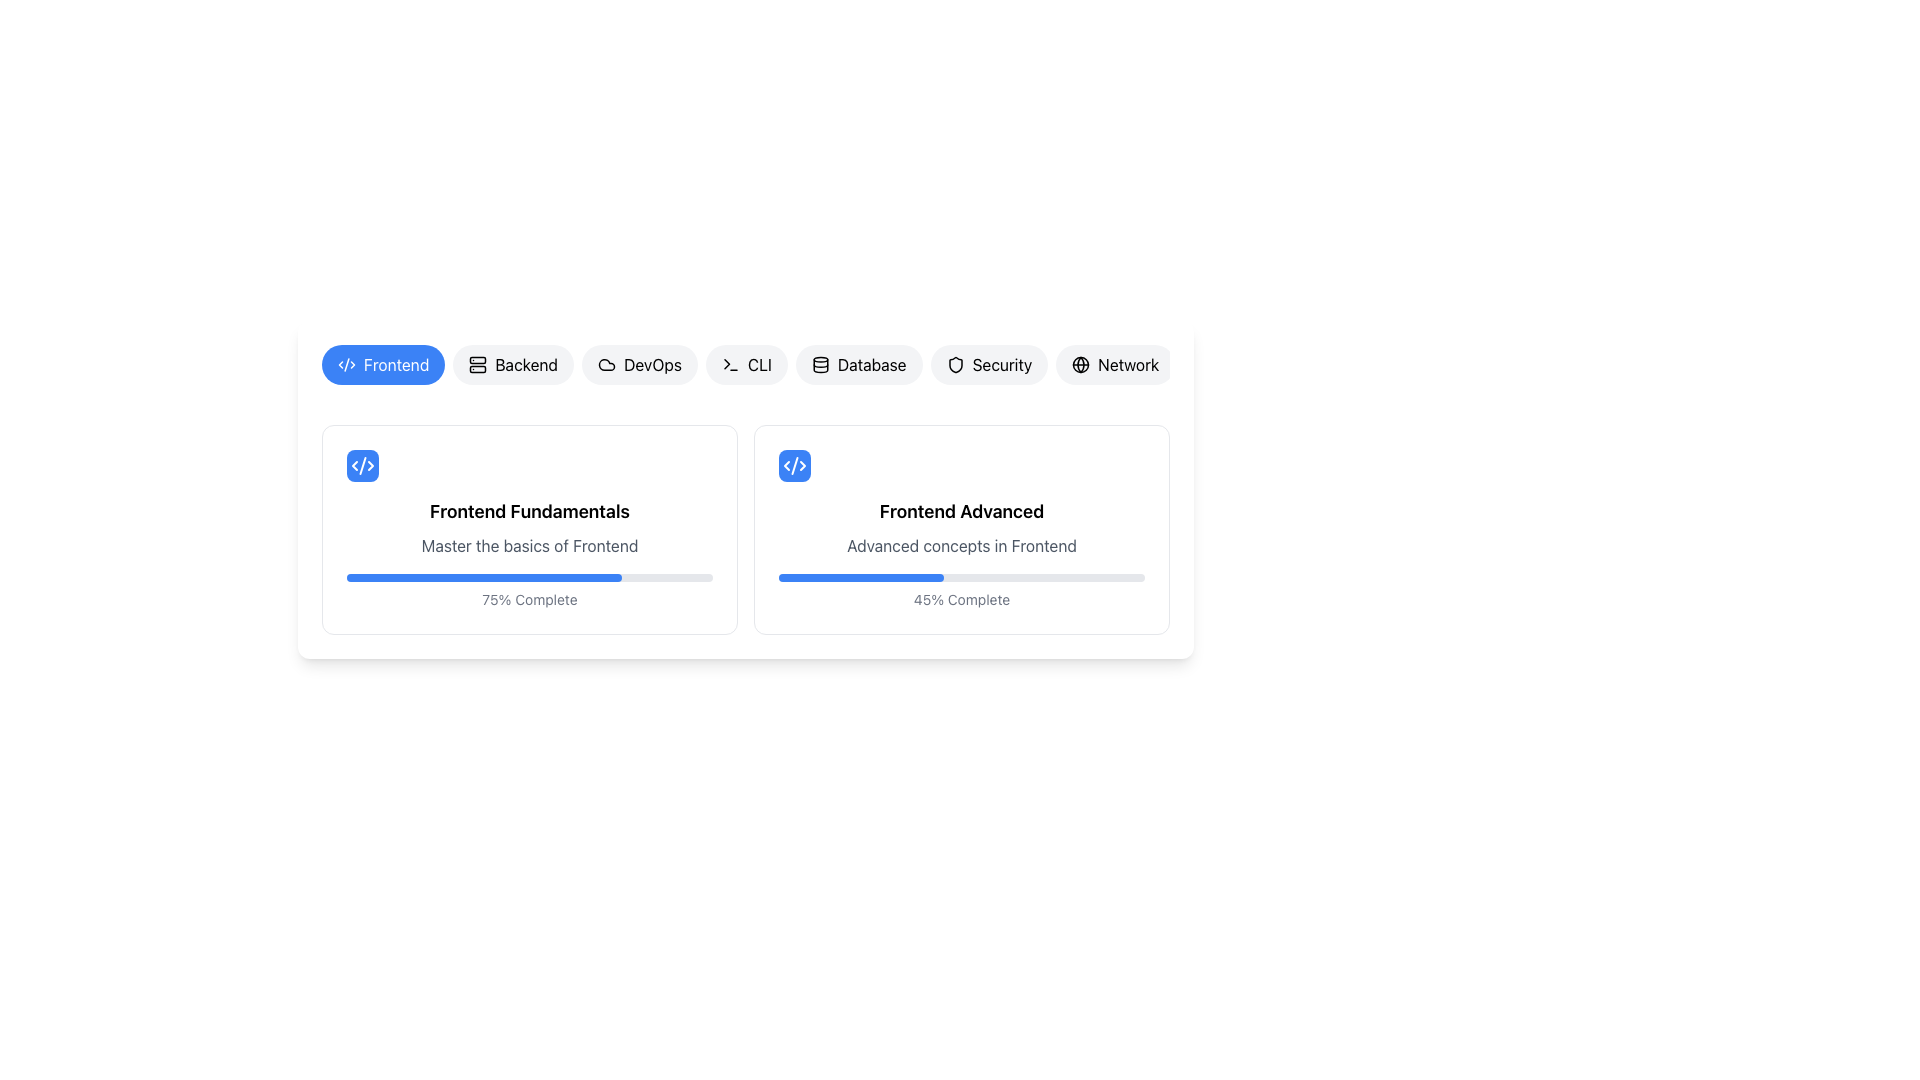 Image resolution: width=1920 pixels, height=1080 pixels. Describe the element at coordinates (820, 365) in the screenshot. I see `the database icon located within the 'Database' button, which is a small icon resembling a database with elliptical shapes and vertical lines, positioned to the left of the text label` at that location.